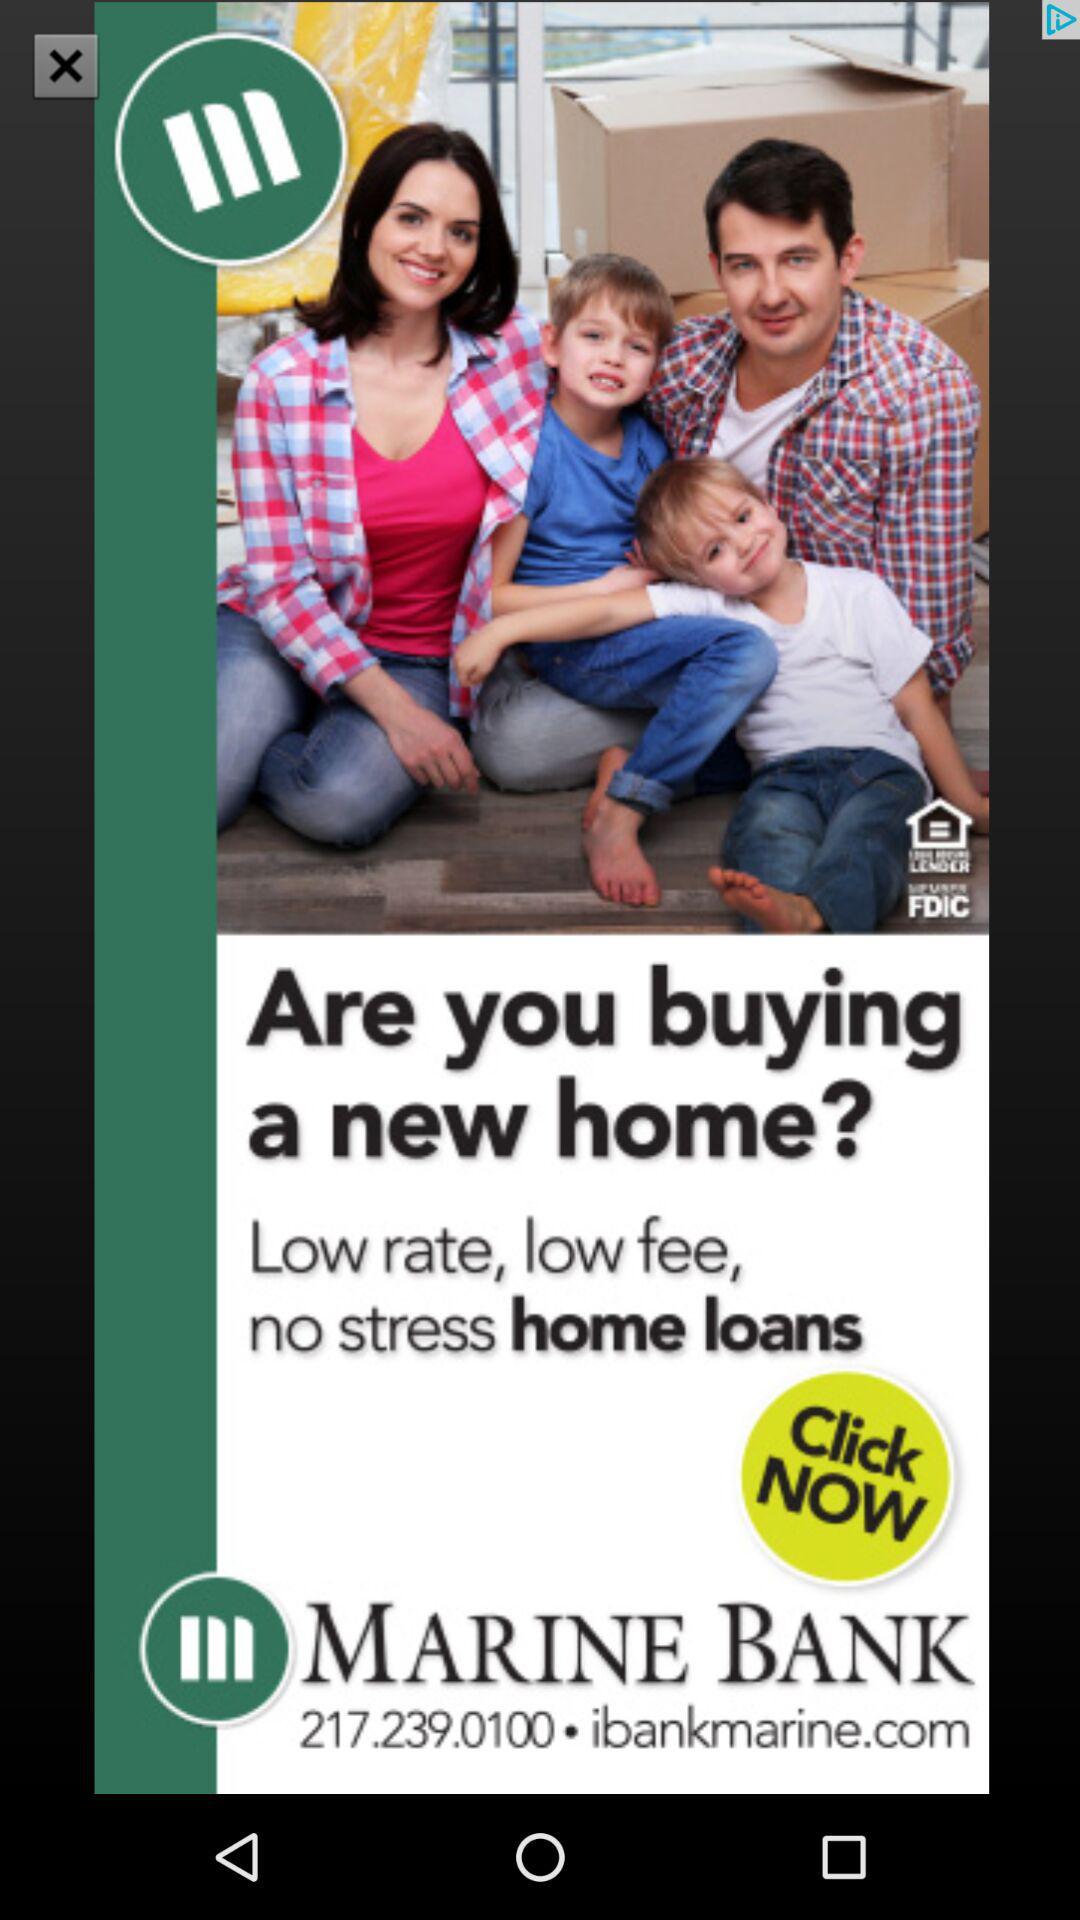  What do you see at coordinates (64, 70) in the screenshot?
I see `the close icon` at bounding box center [64, 70].